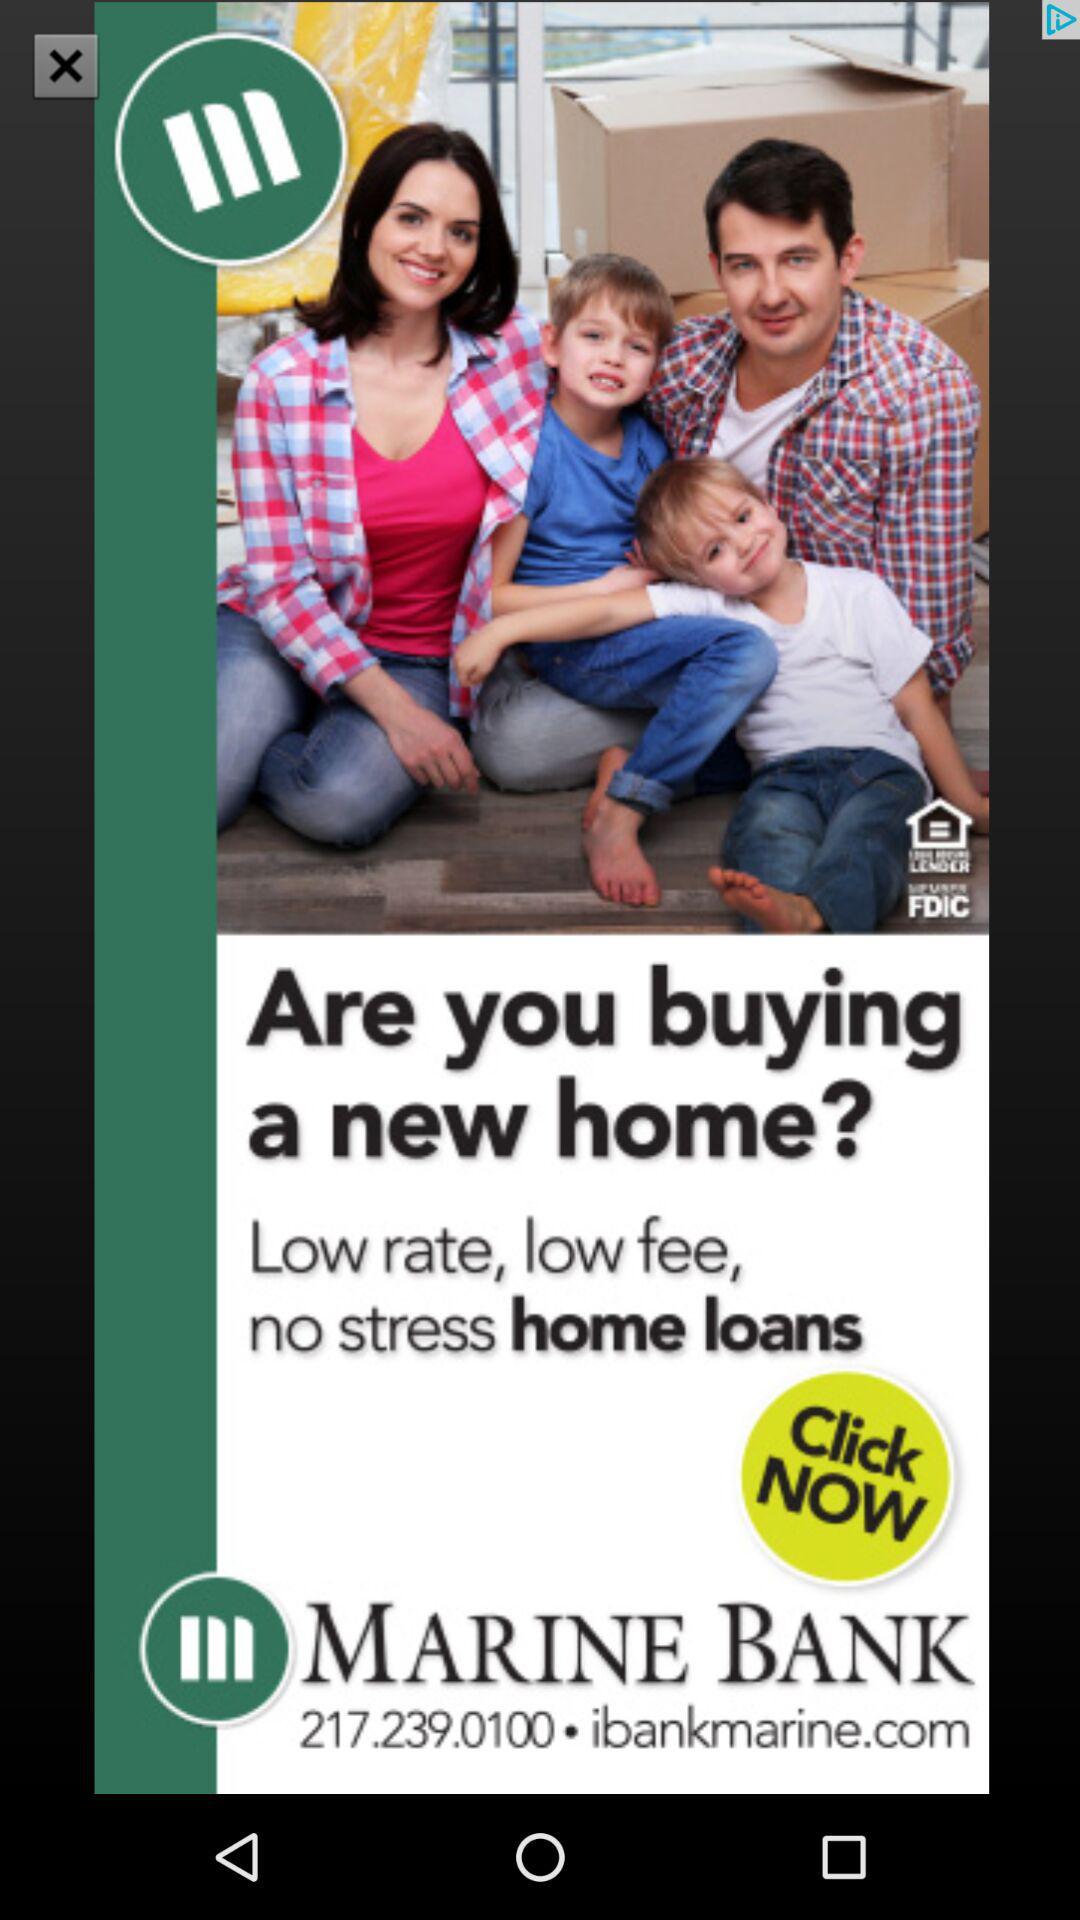  What do you see at coordinates (64, 70) in the screenshot?
I see `the close icon` at bounding box center [64, 70].